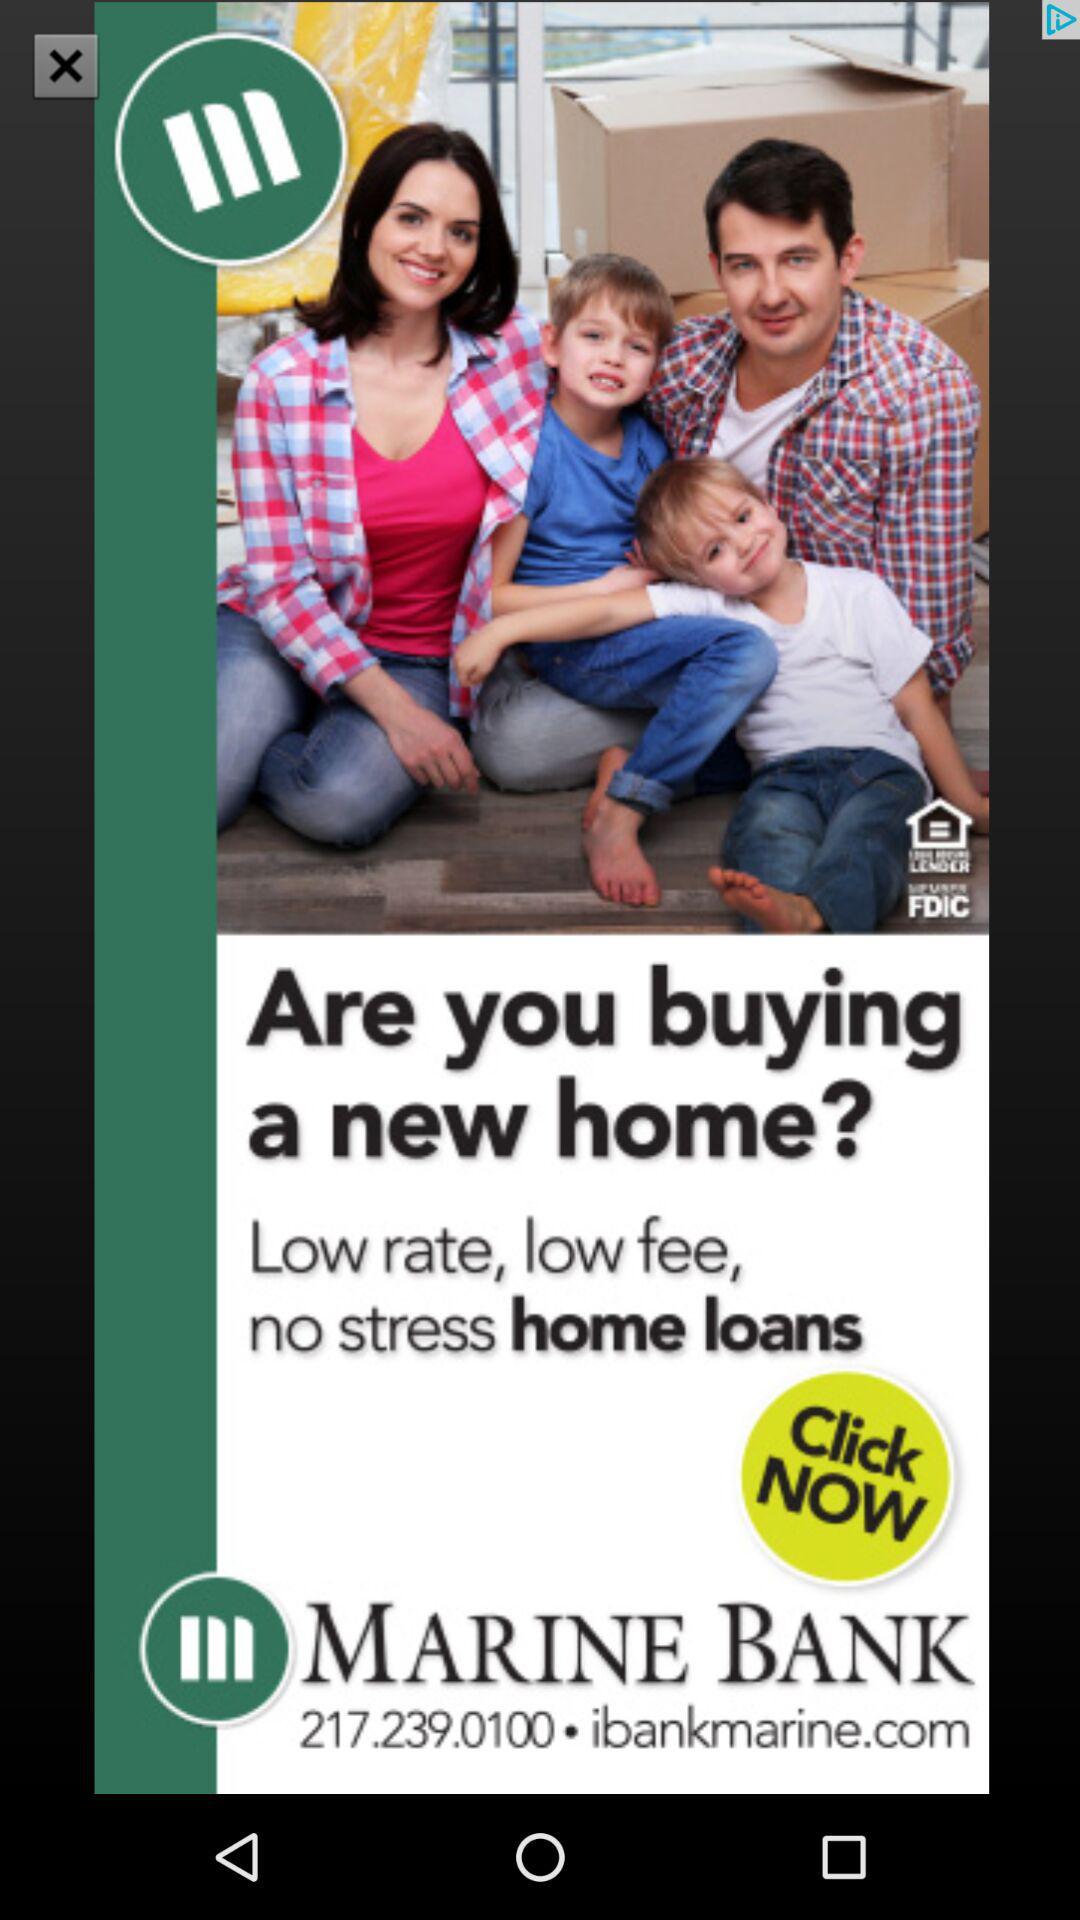  What do you see at coordinates (64, 70) in the screenshot?
I see `the close icon` at bounding box center [64, 70].